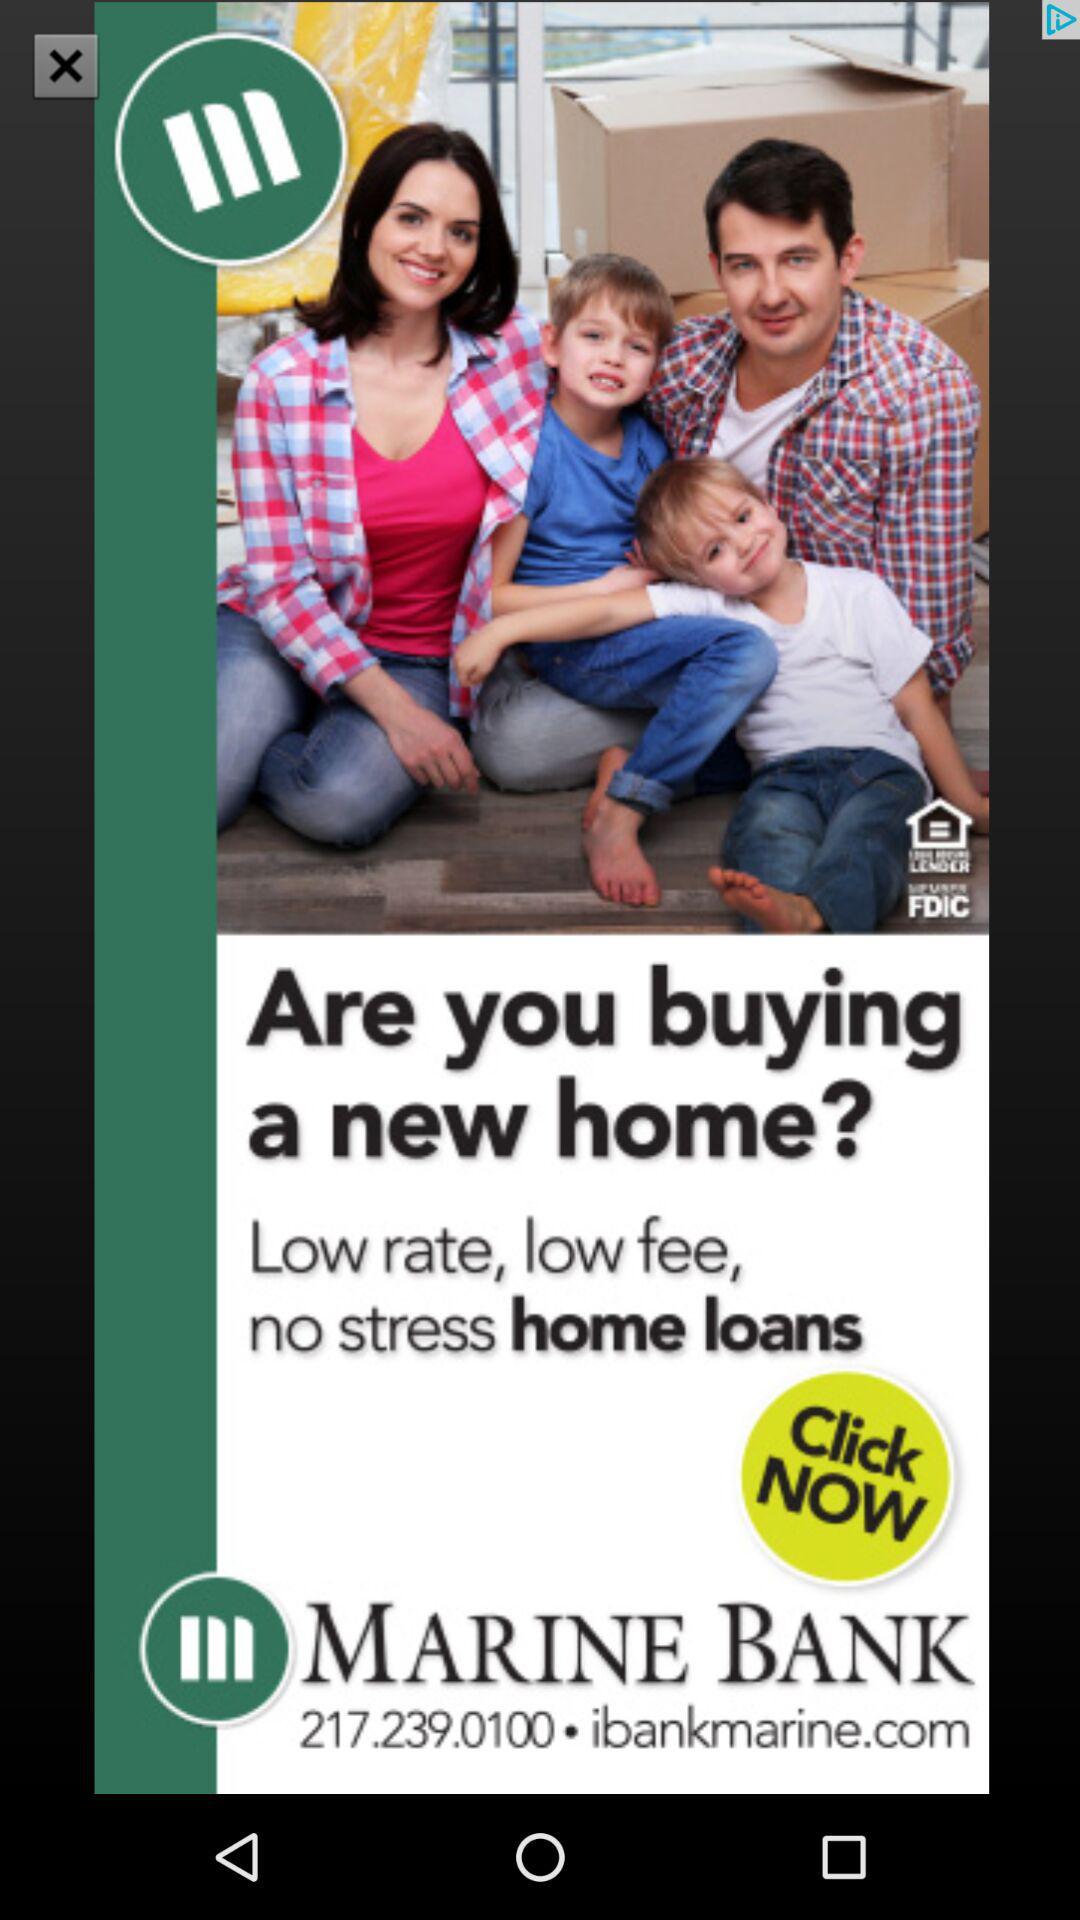  What do you see at coordinates (64, 70) in the screenshot?
I see `the close icon` at bounding box center [64, 70].